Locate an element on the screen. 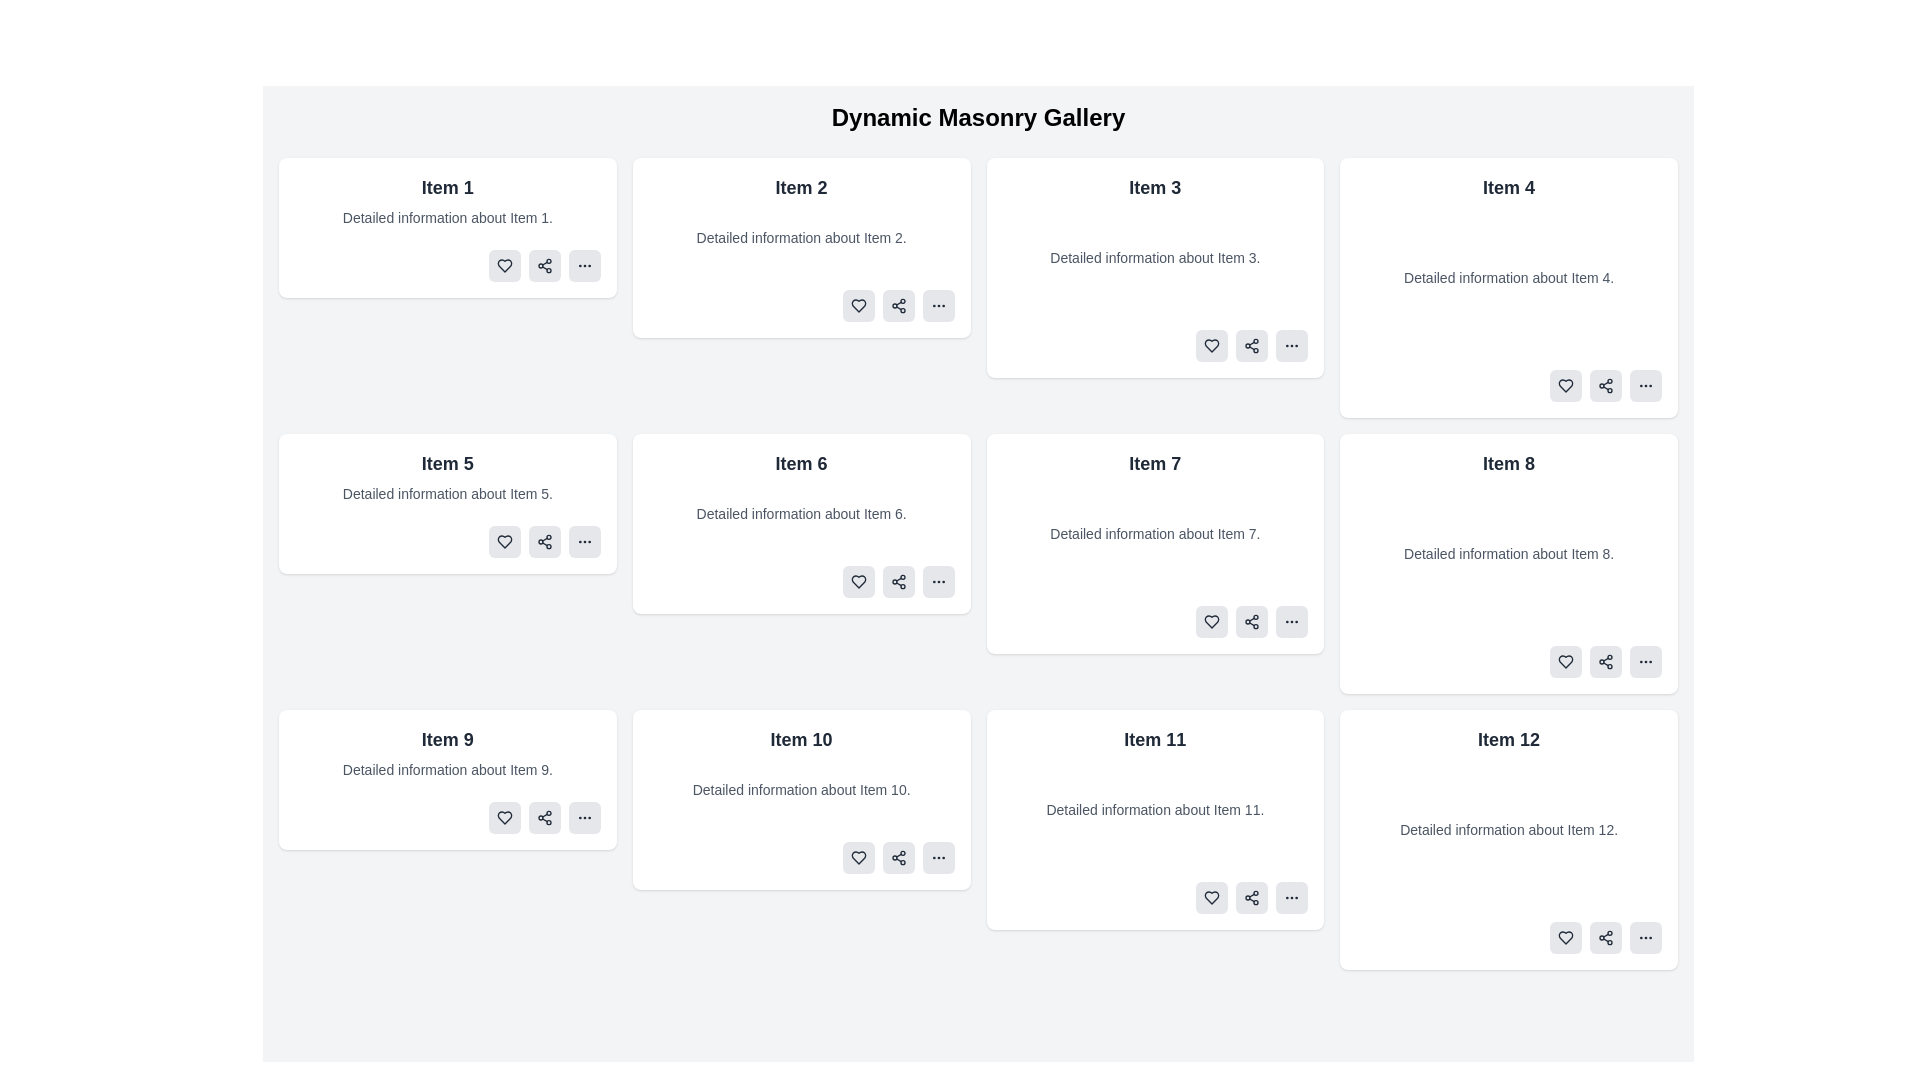 This screenshot has height=1080, width=1920. the ellipsis icon located at the bottom-right corner of the card for 'Item 4' is located at coordinates (1646, 385).